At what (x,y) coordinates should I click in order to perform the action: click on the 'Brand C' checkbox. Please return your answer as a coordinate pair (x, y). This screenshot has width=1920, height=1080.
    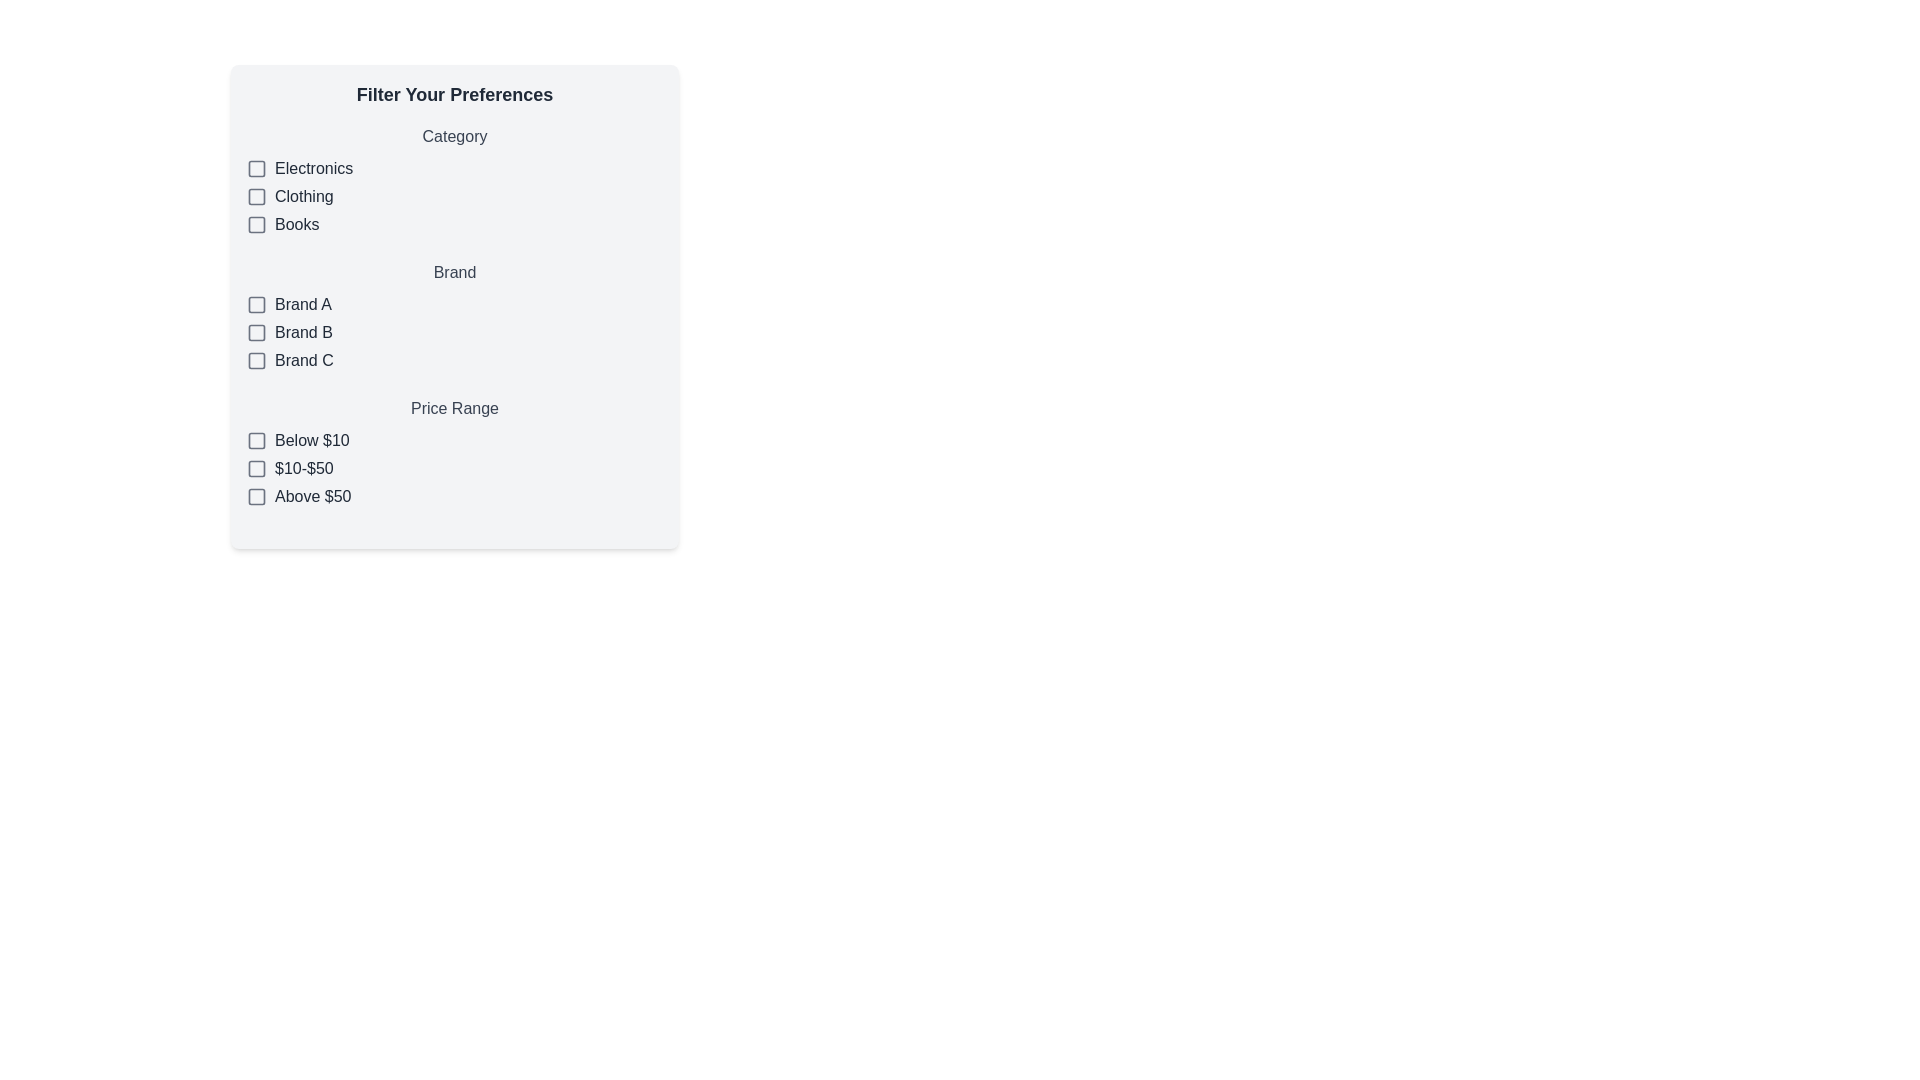
    Looking at the image, I should click on (256, 361).